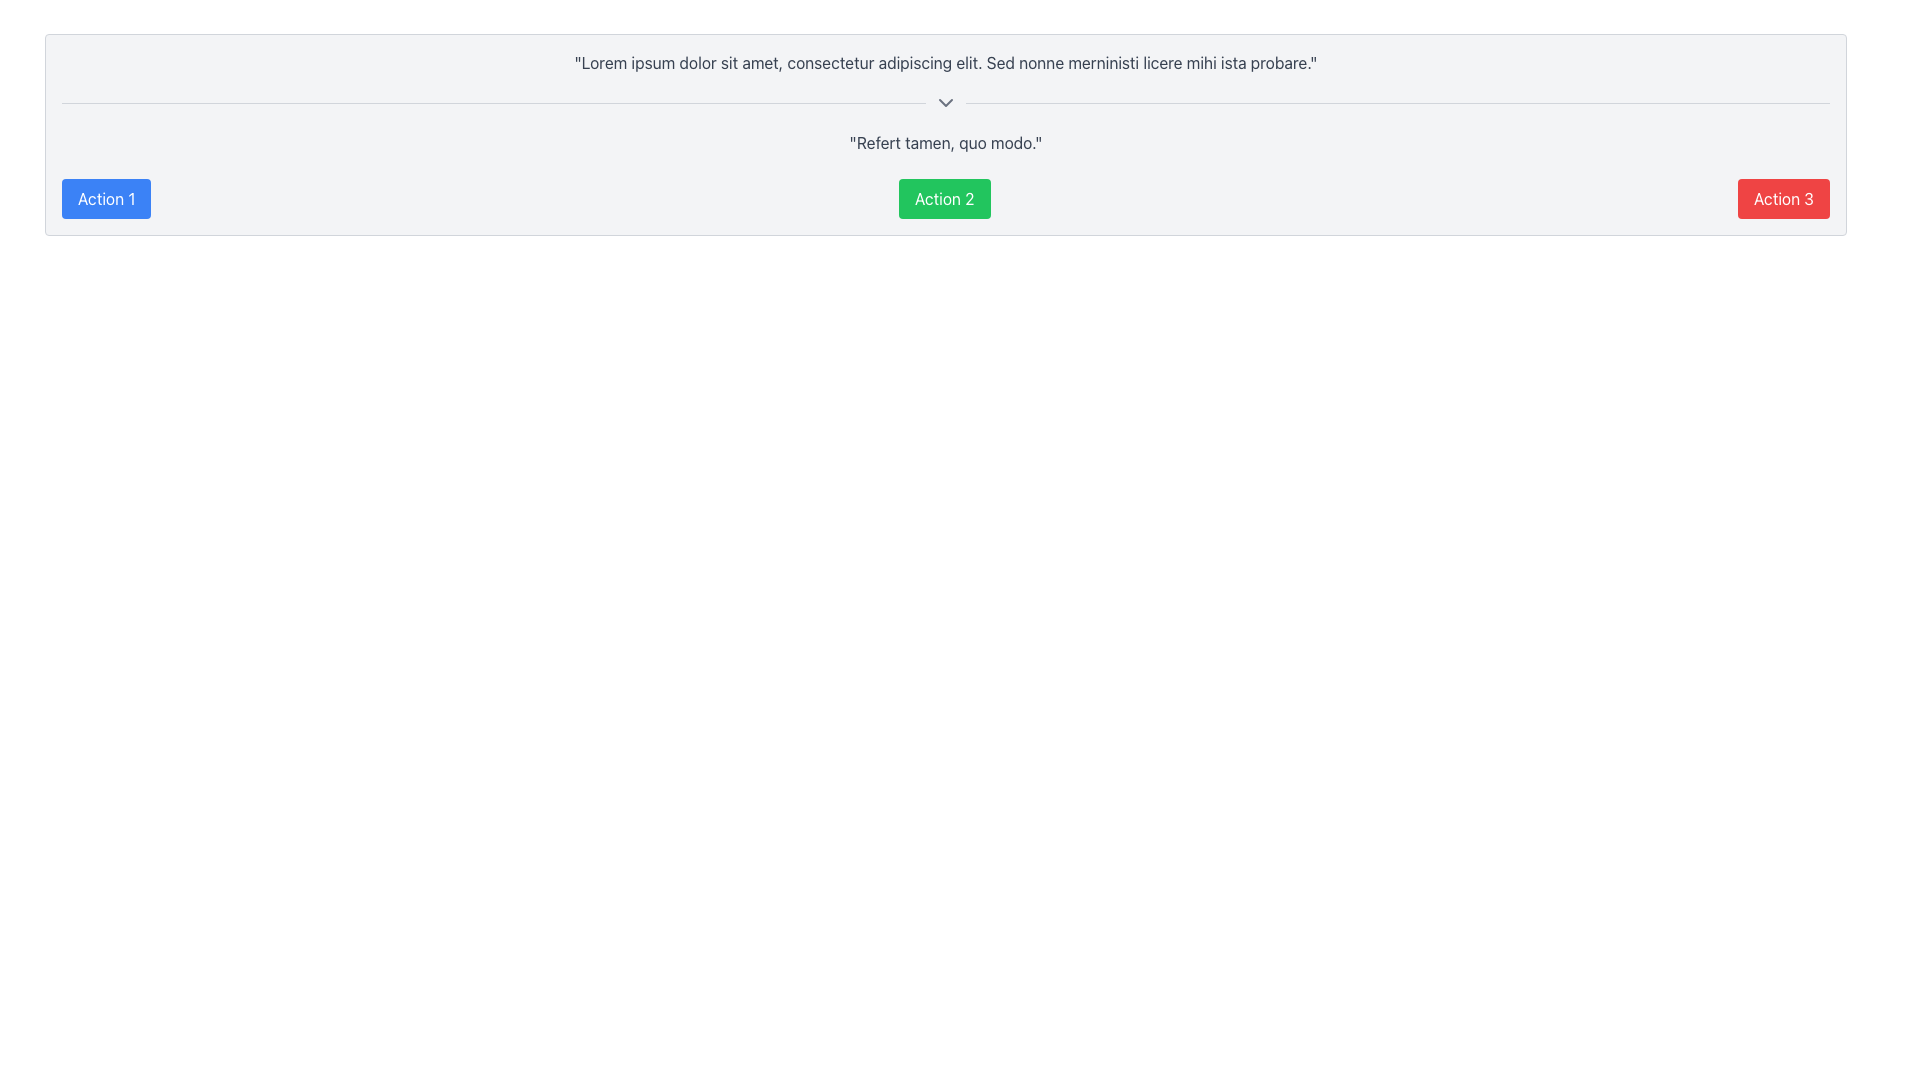 The image size is (1920, 1080). Describe the element at coordinates (944, 103) in the screenshot. I see `the small downward-pointing chevron icon in the middle of the horizontal bar` at that location.